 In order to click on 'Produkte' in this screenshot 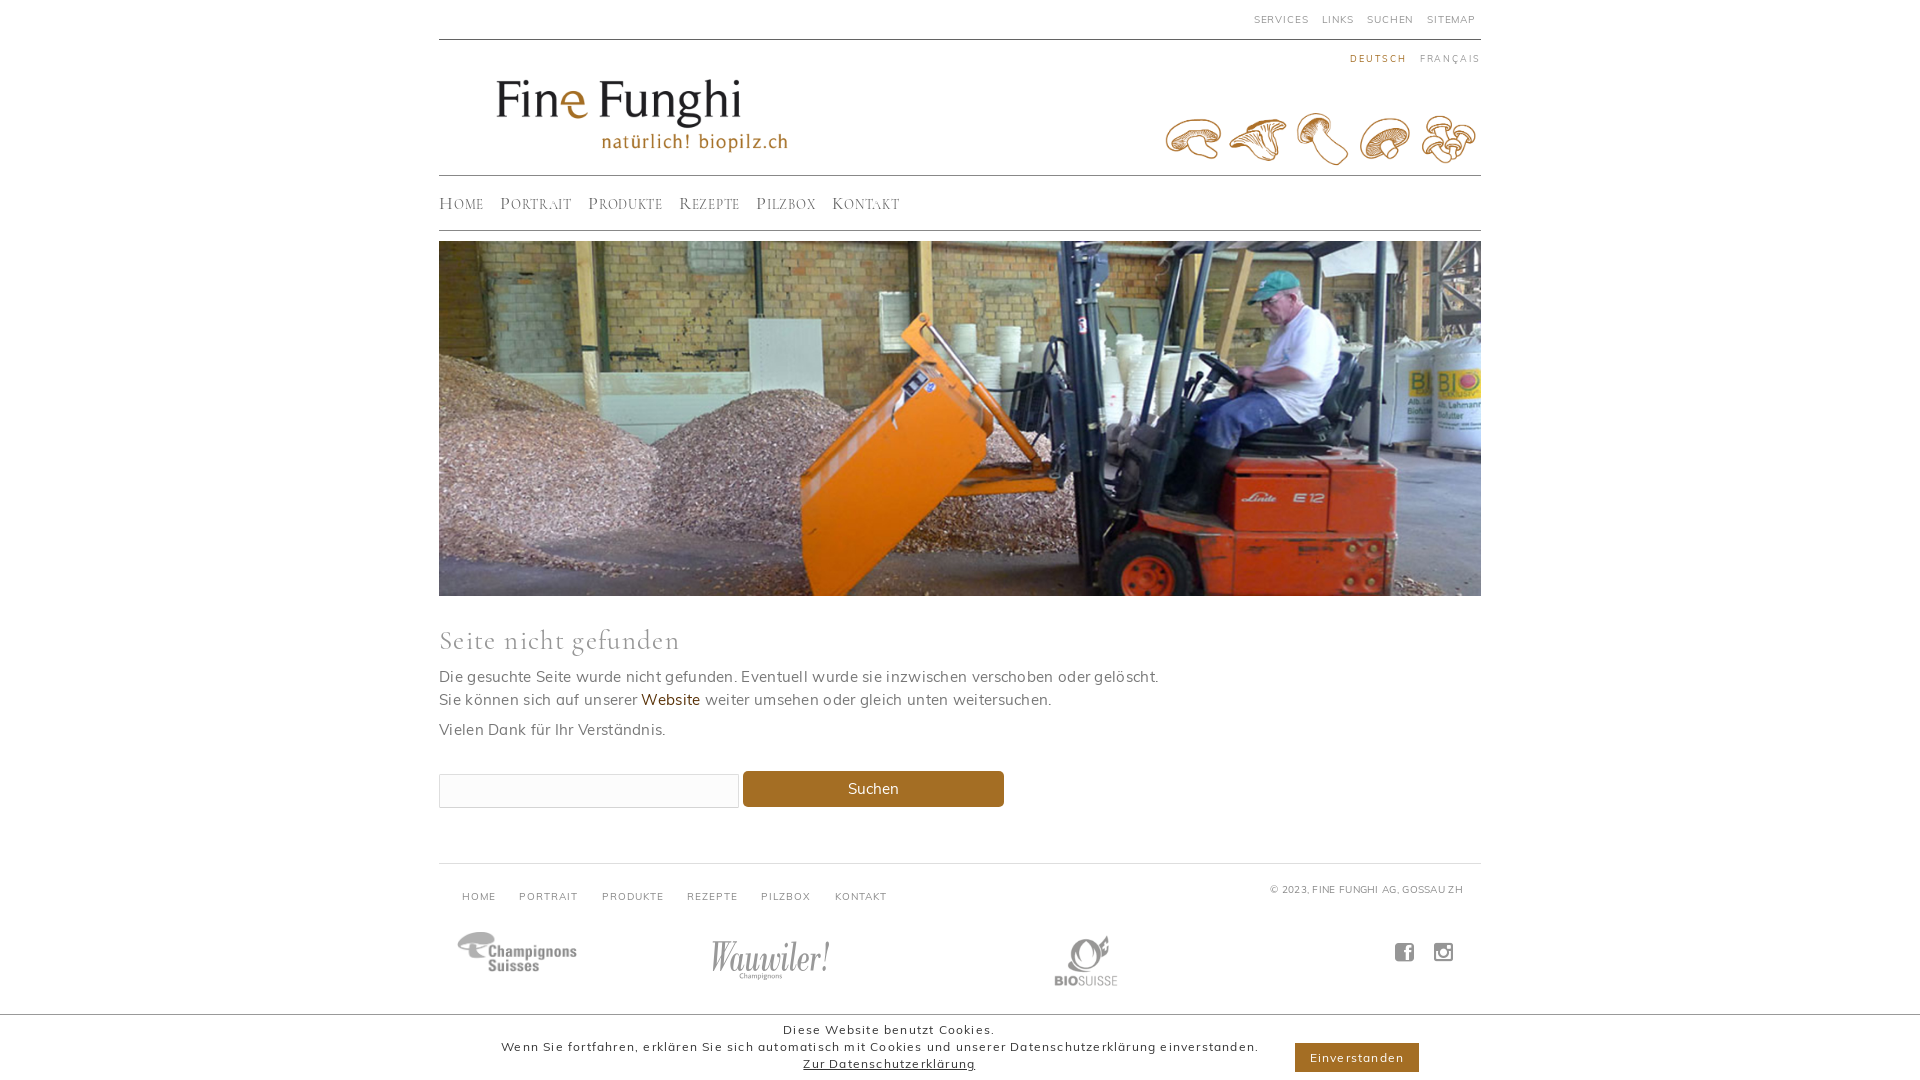, I will do `click(632, 203)`.